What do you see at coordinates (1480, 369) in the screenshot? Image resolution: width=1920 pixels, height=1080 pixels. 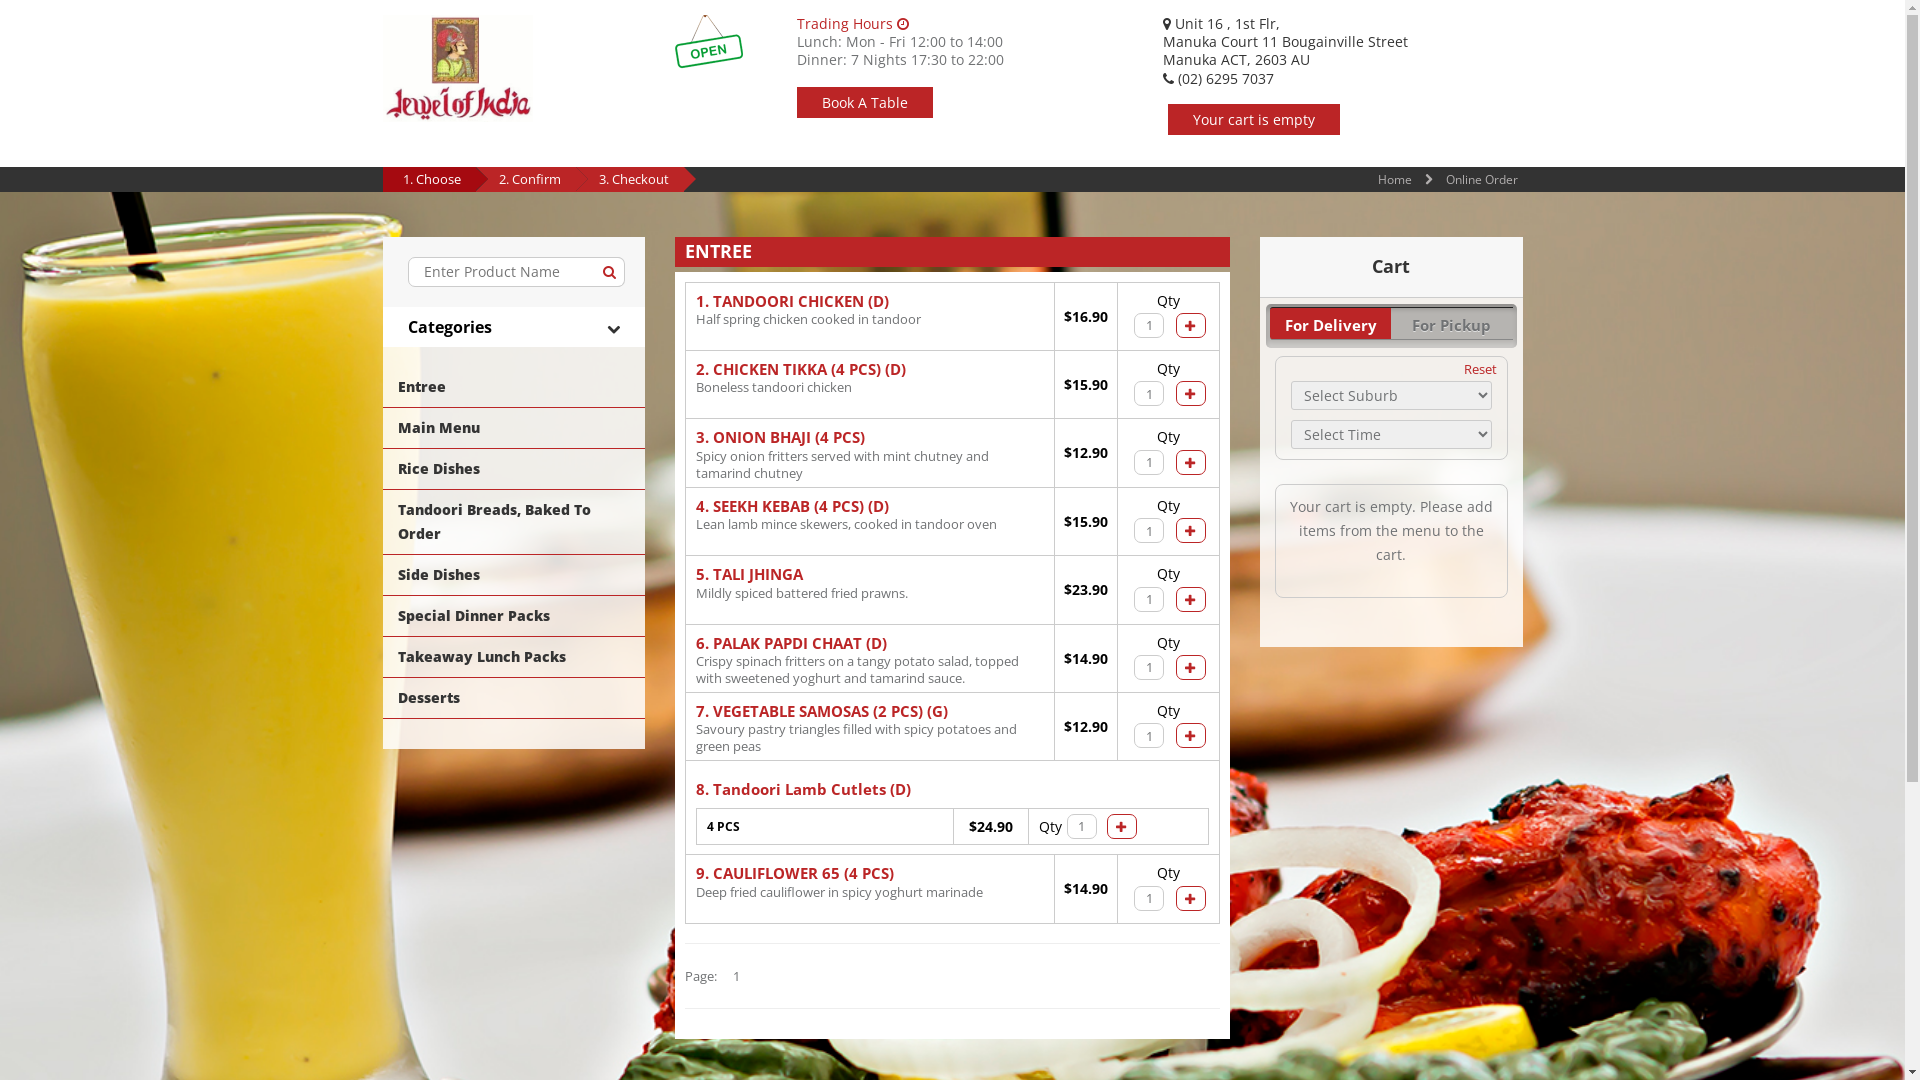 I see `'Reset'` at bounding box center [1480, 369].